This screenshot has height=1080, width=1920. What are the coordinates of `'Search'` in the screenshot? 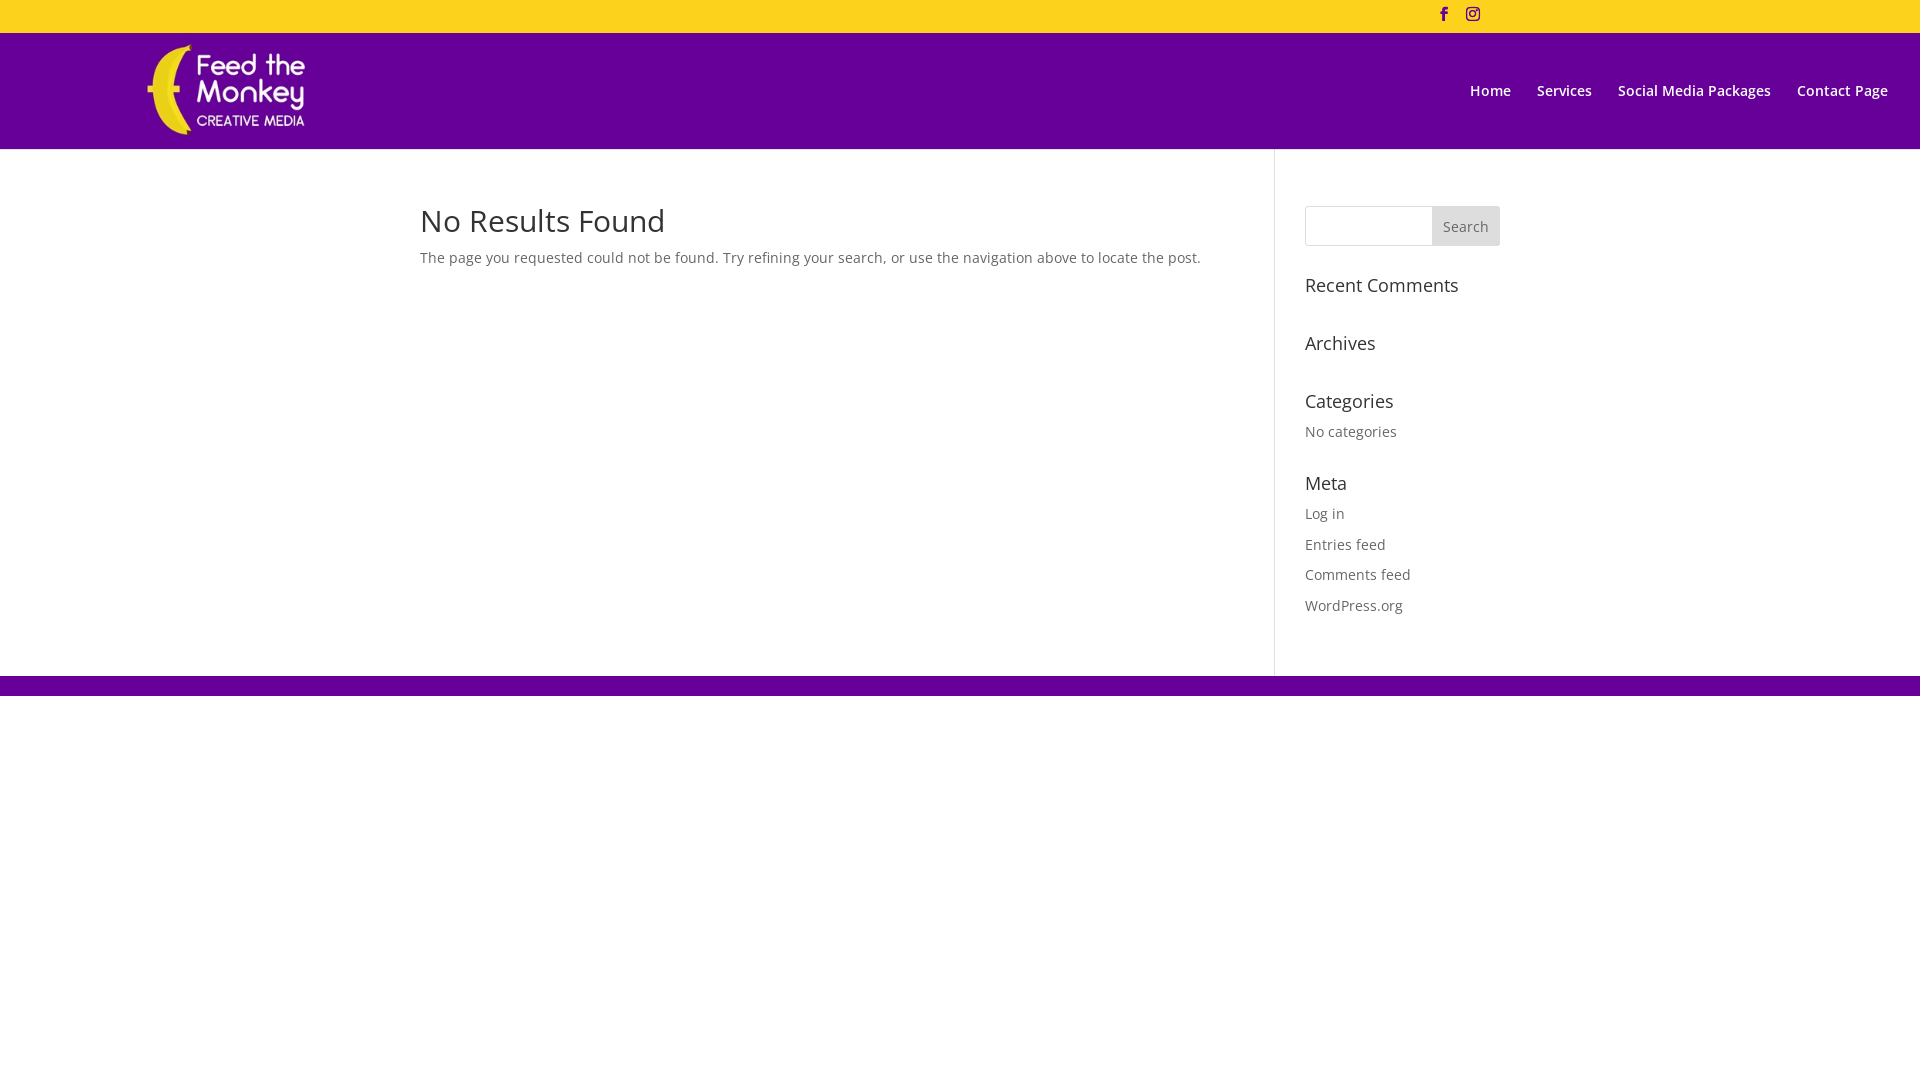 It's located at (1465, 225).